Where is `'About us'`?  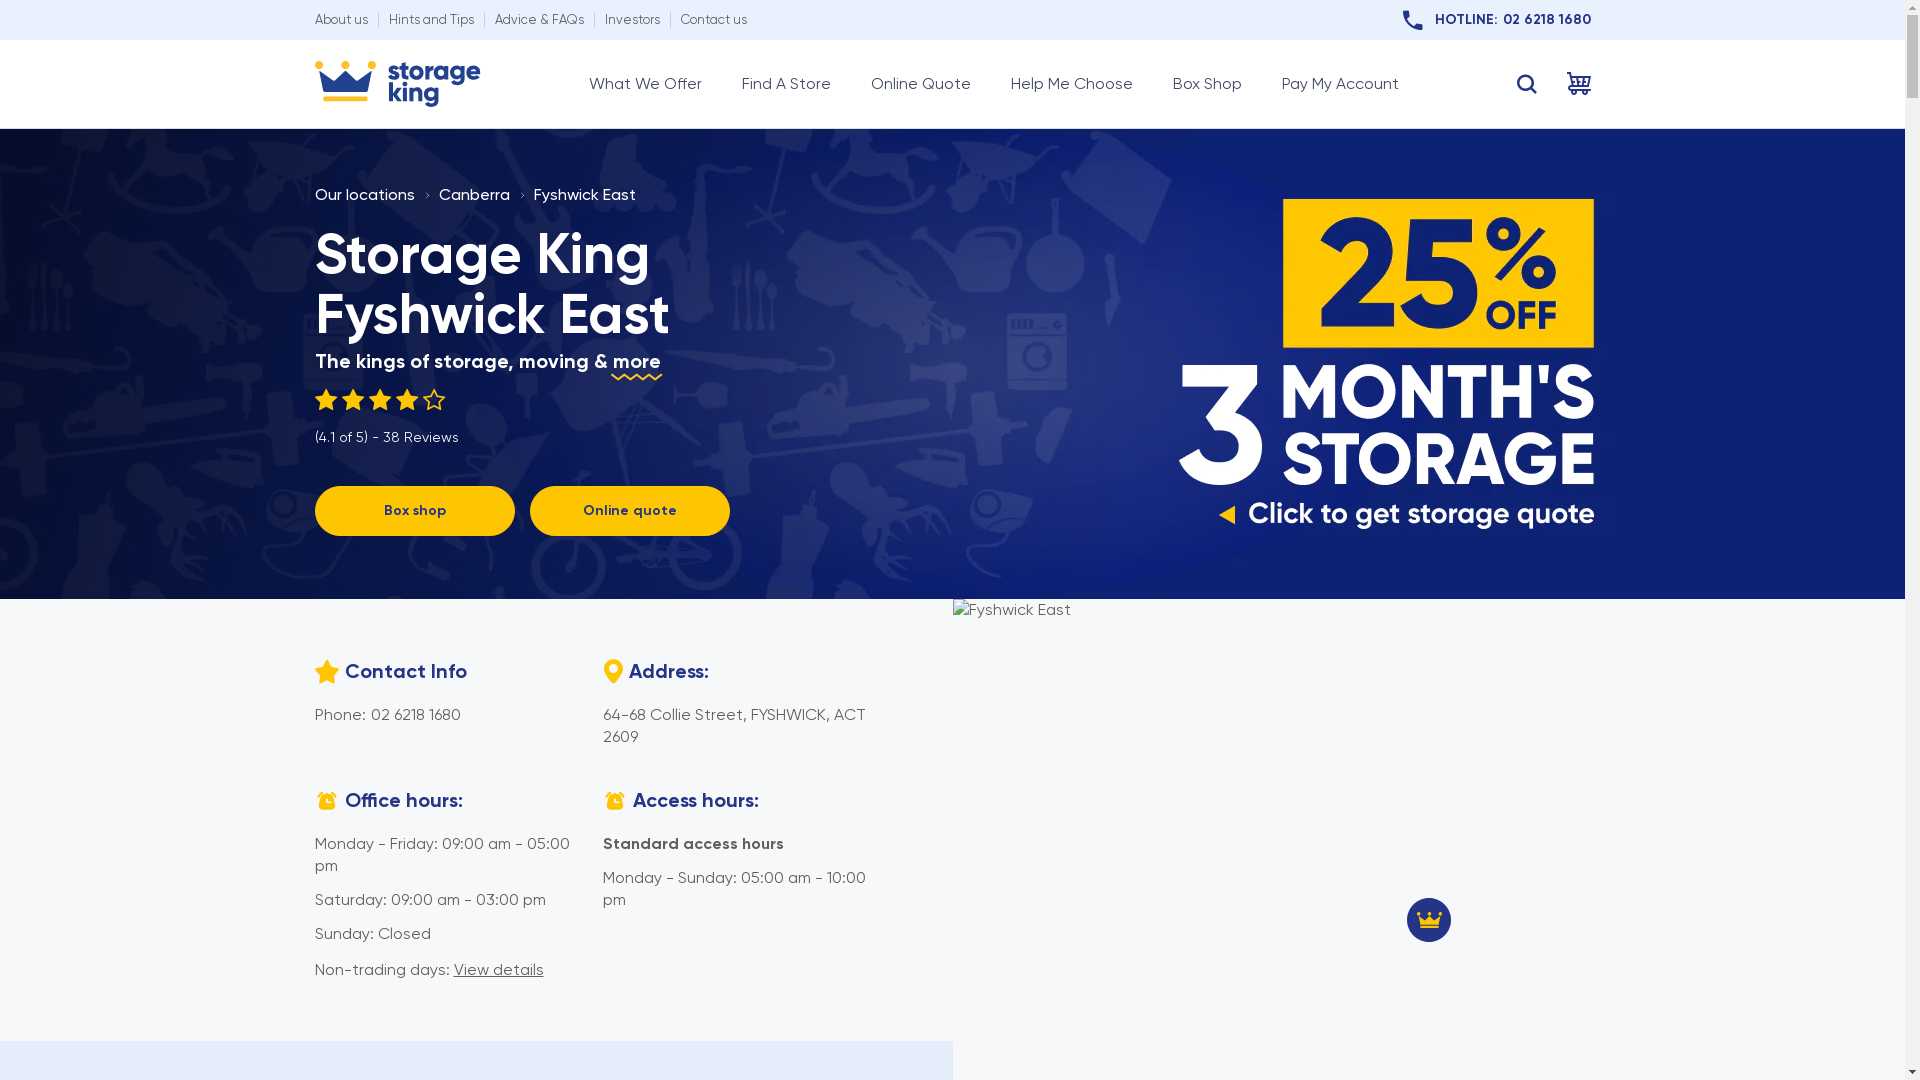
'About us' is located at coordinates (340, 19).